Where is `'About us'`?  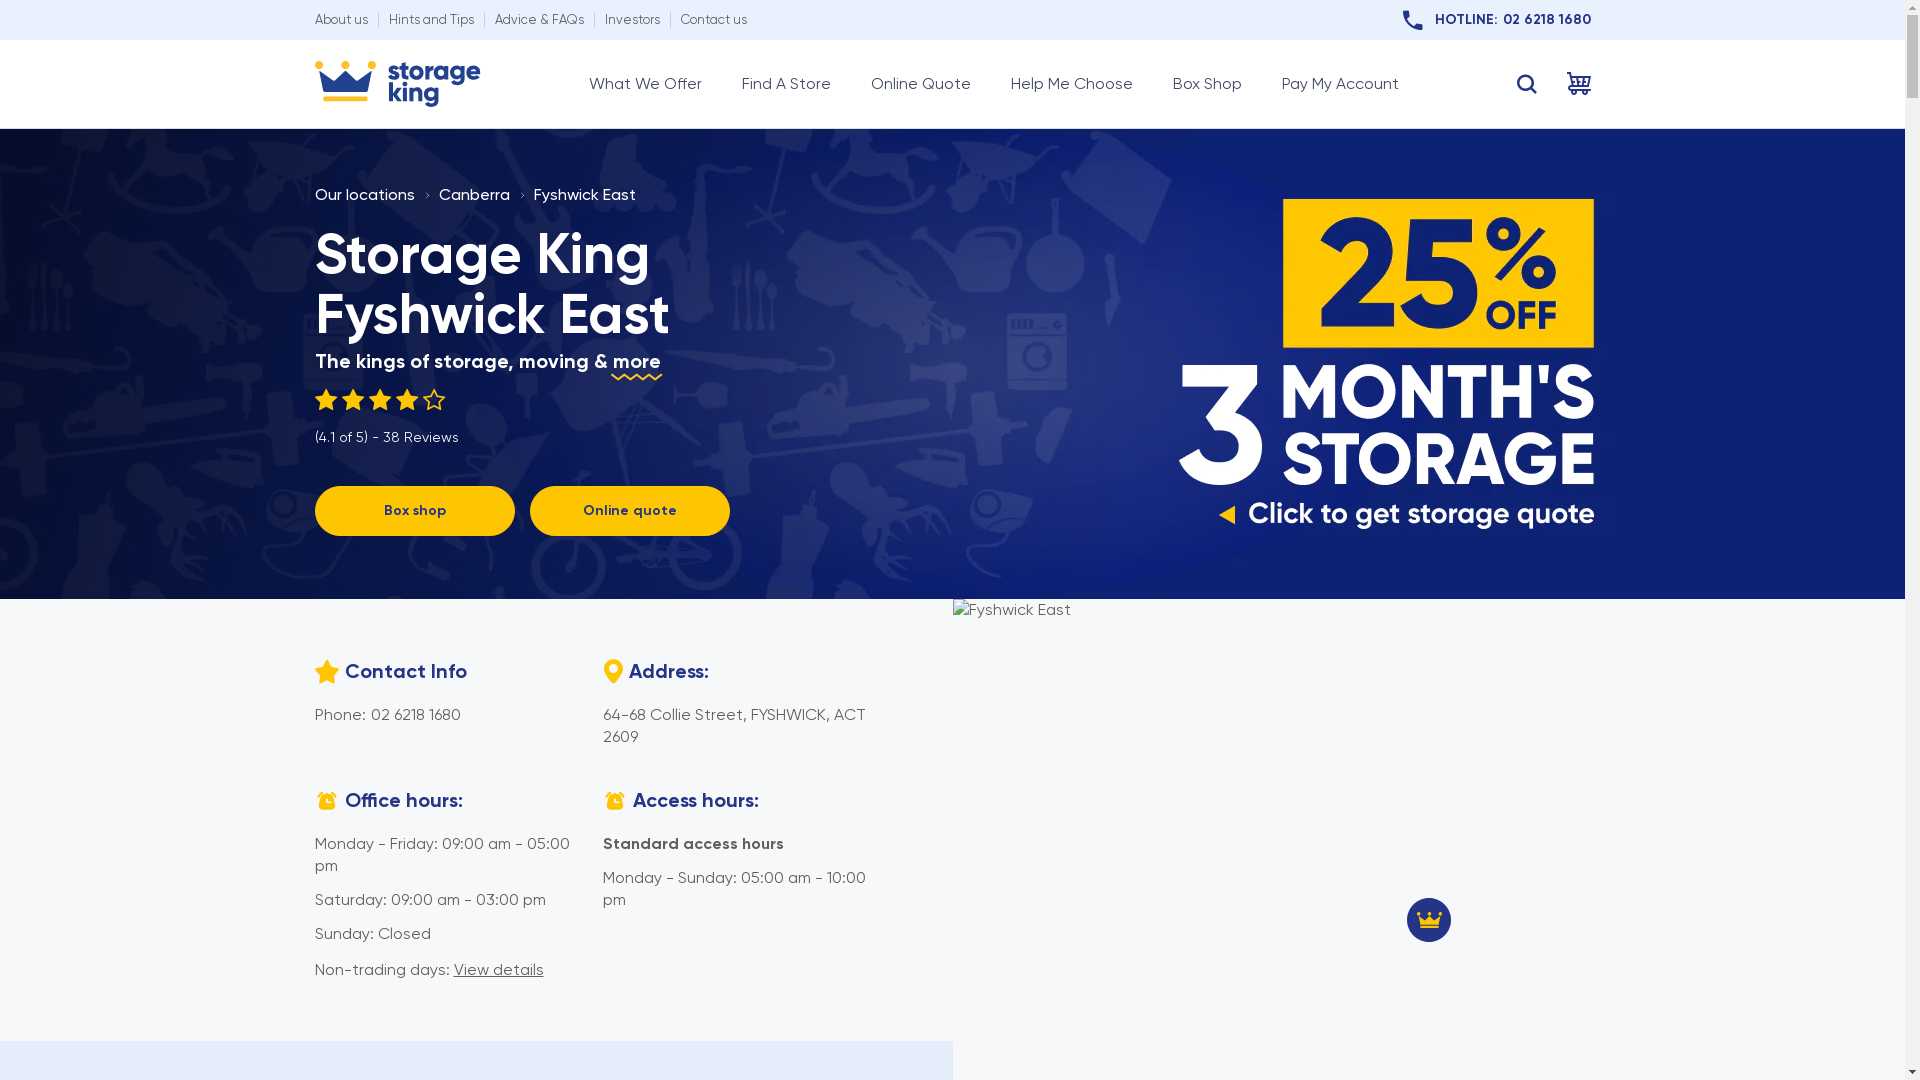
'About us' is located at coordinates (340, 19).